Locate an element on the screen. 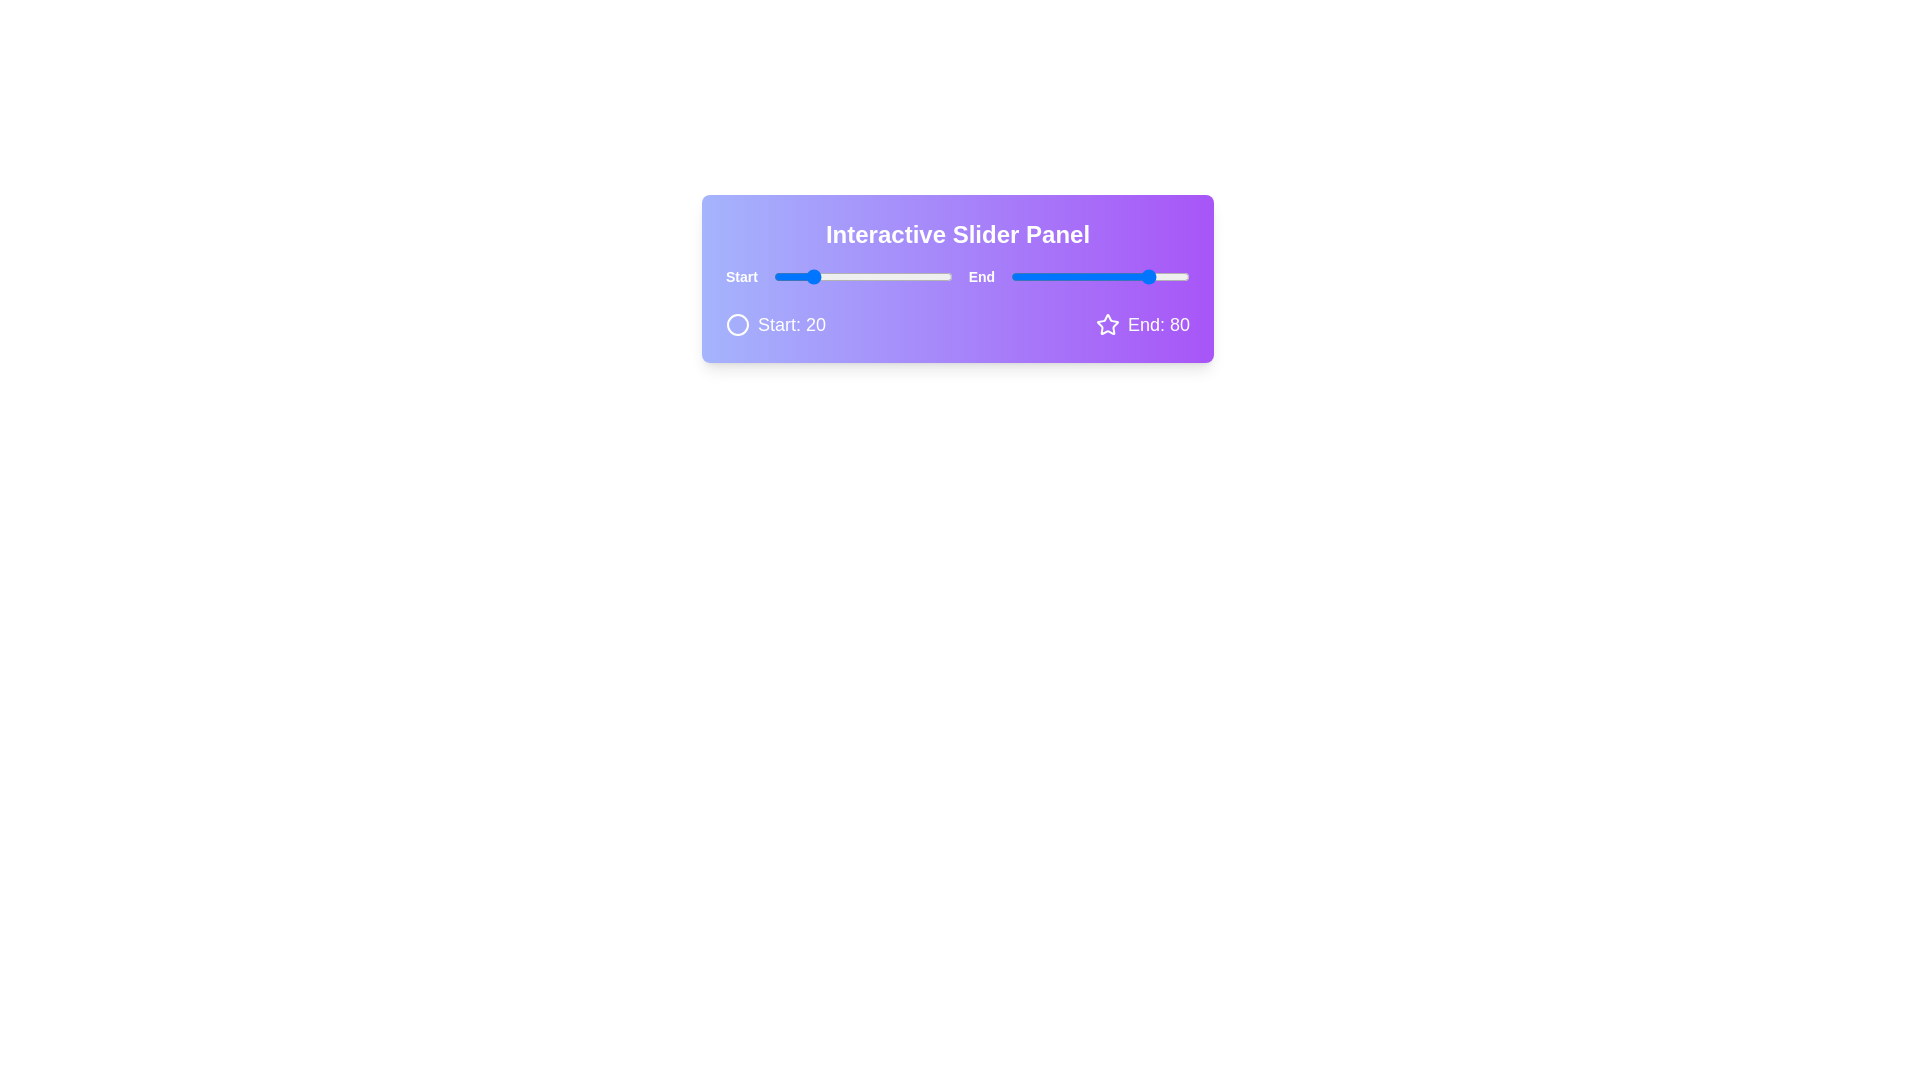 The height and width of the screenshot is (1080, 1920). the slider is located at coordinates (1061, 277).